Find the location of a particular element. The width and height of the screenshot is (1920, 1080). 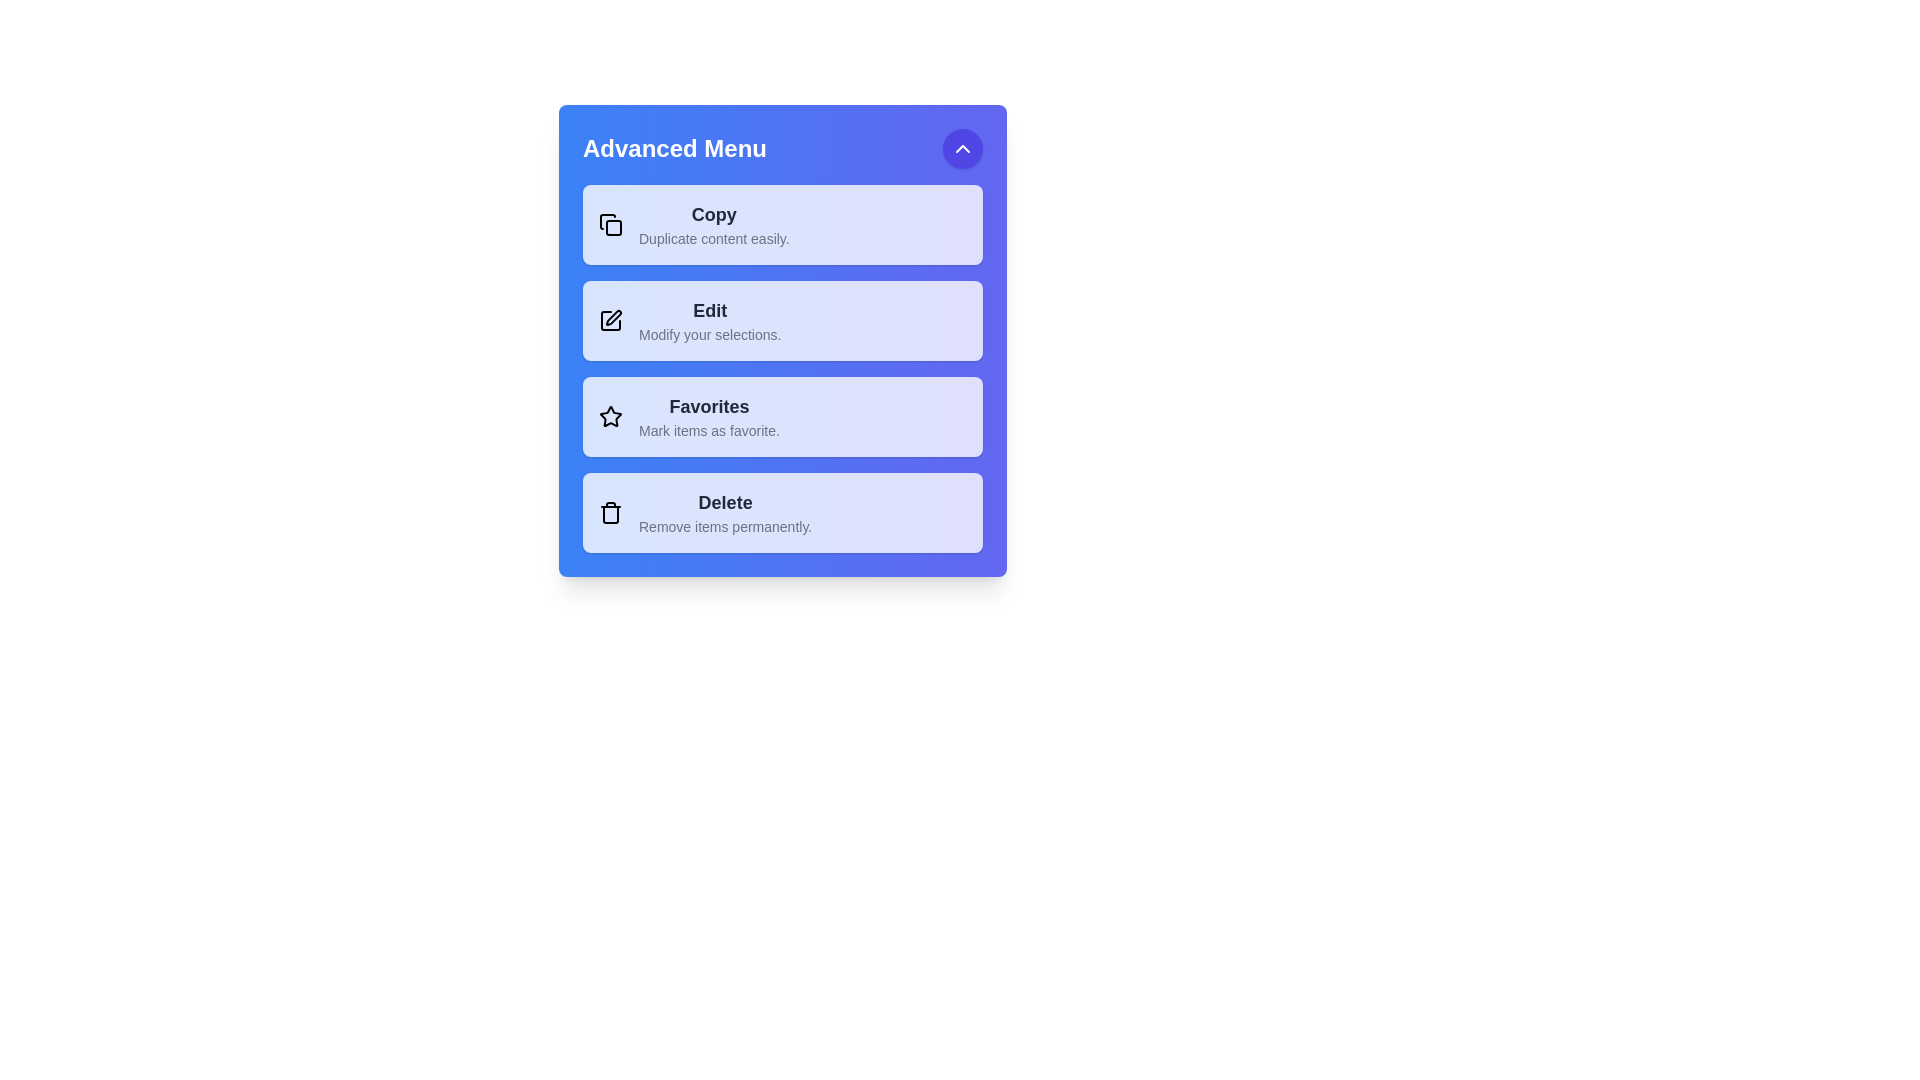

the menu item Copy from the AdvancedInteractiveMenu is located at coordinates (781, 224).